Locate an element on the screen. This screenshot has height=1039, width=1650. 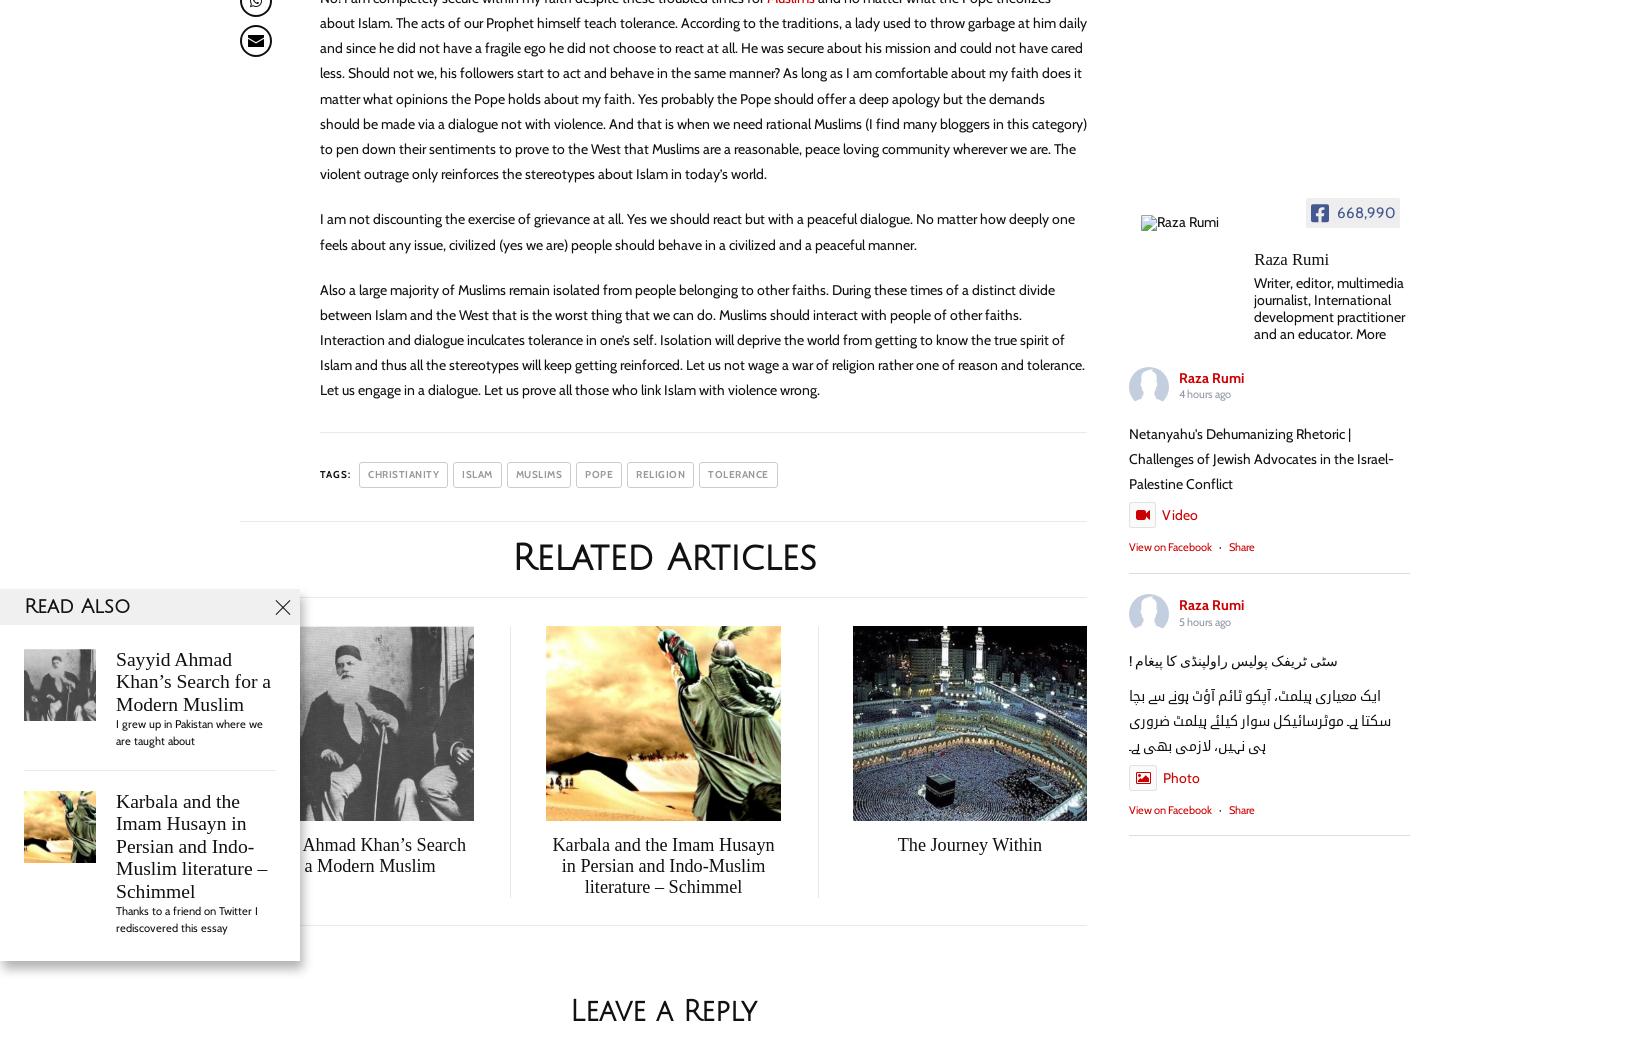
'668,990' is located at coordinates (1335, 211).